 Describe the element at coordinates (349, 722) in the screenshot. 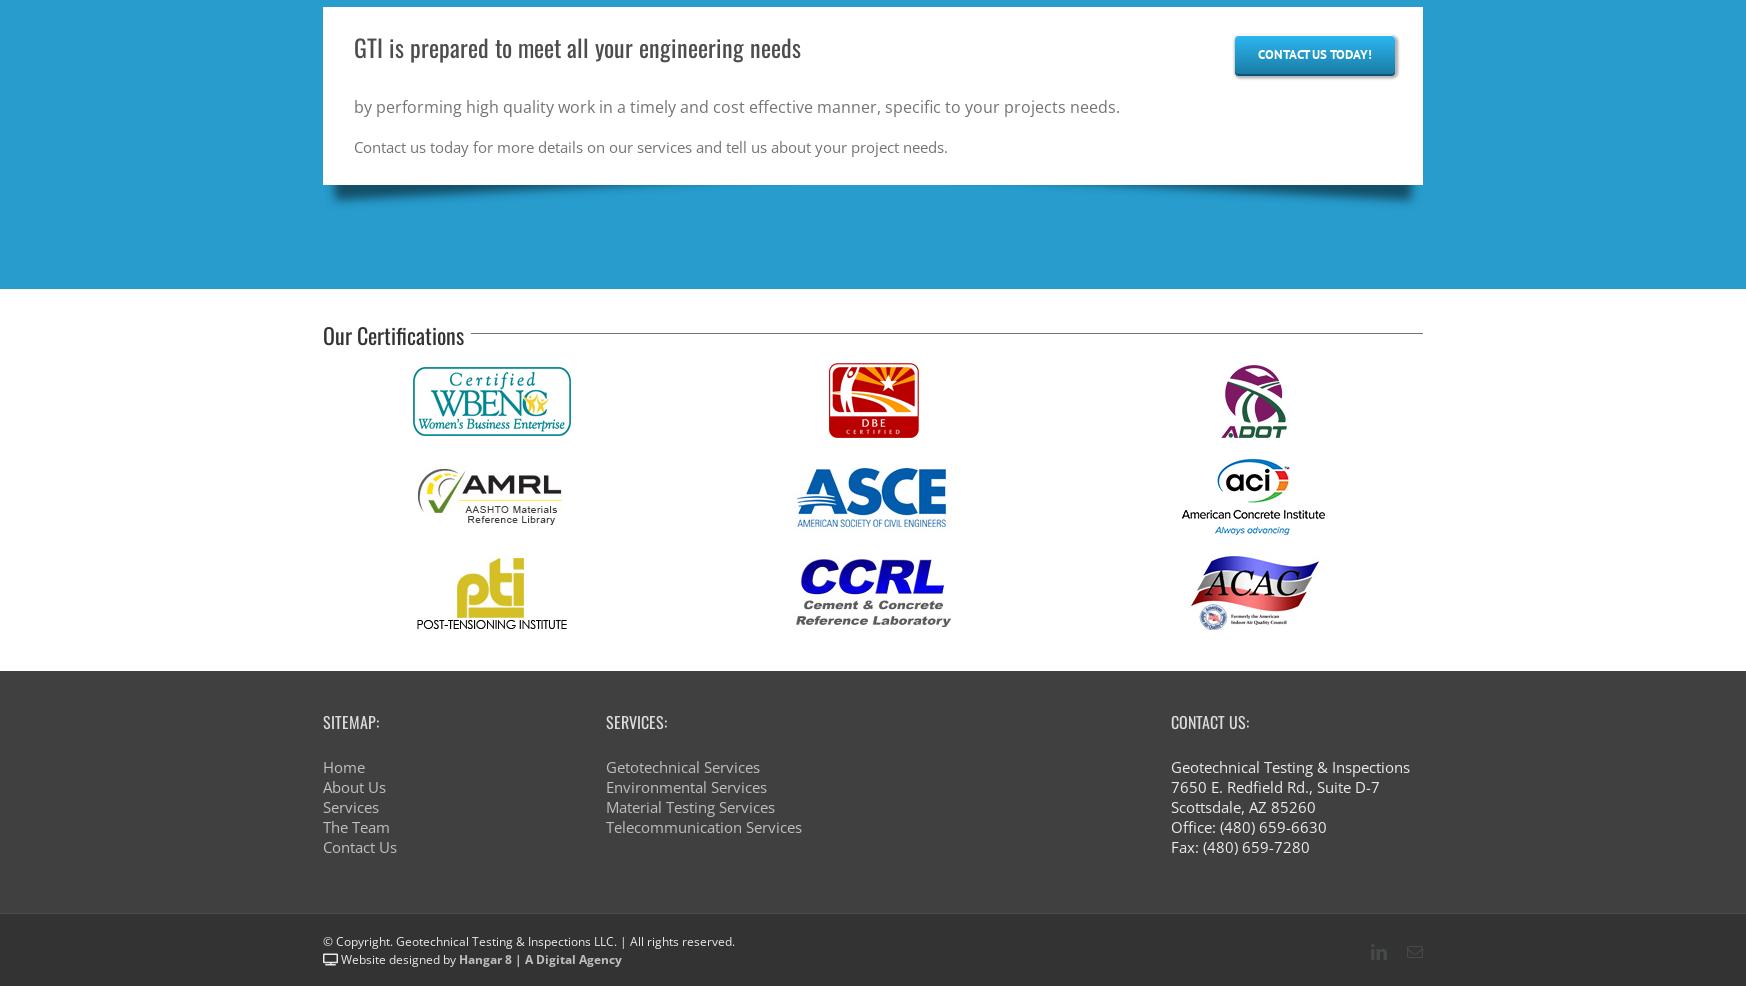

I see `'Sitemap:'` at that location.